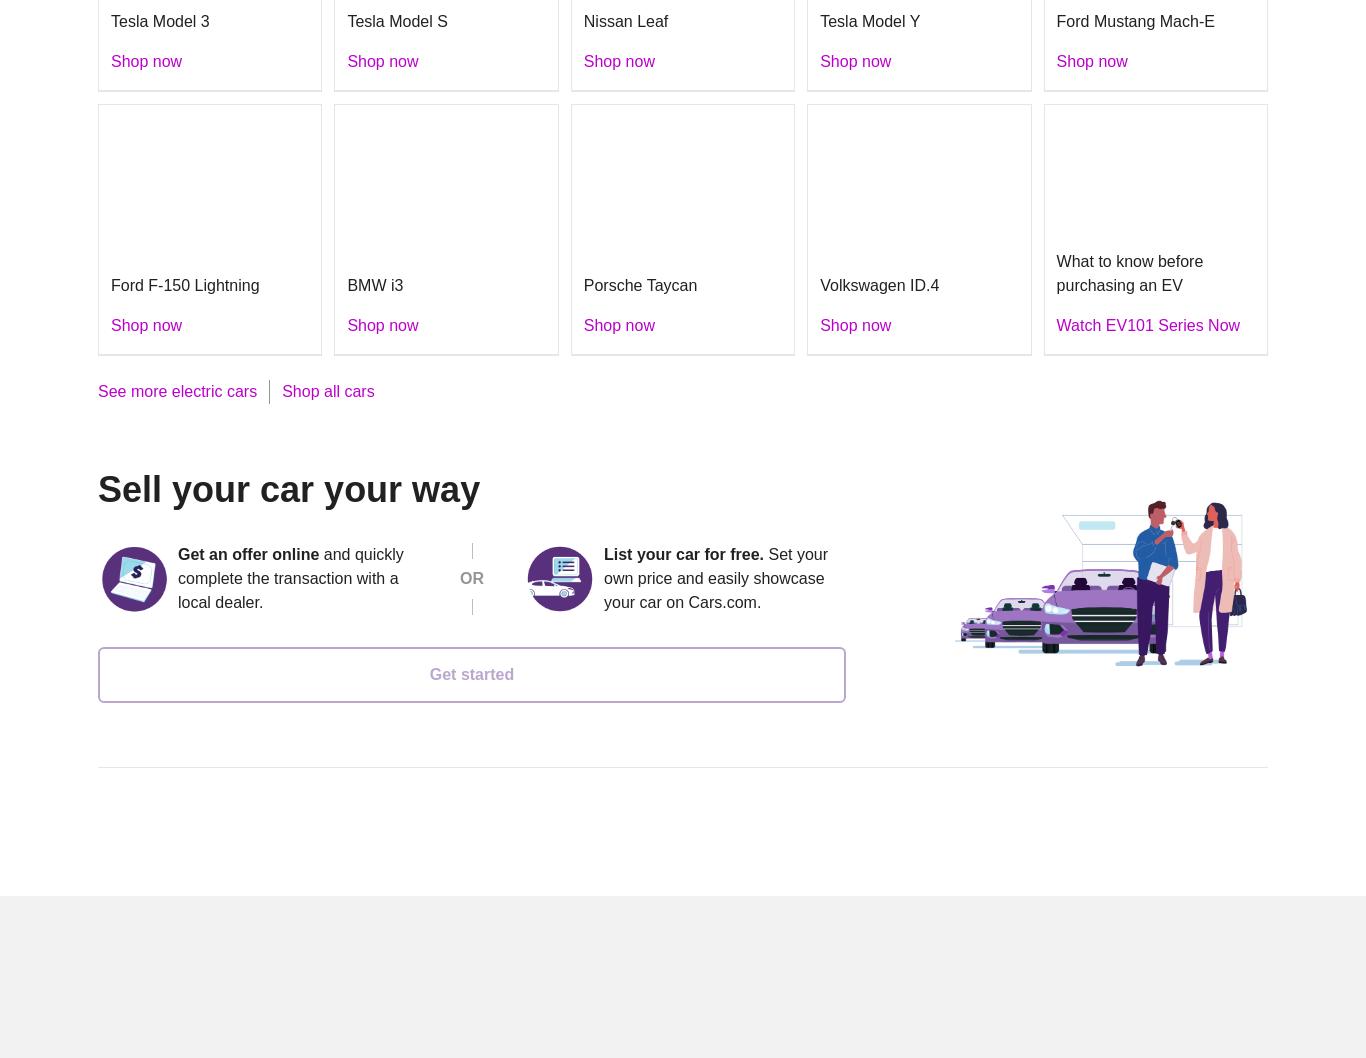  What do you see at coordinates (158, 21) in the screenshot?
I see `'Tesla Model 3'` at bounding box center [158, 21].